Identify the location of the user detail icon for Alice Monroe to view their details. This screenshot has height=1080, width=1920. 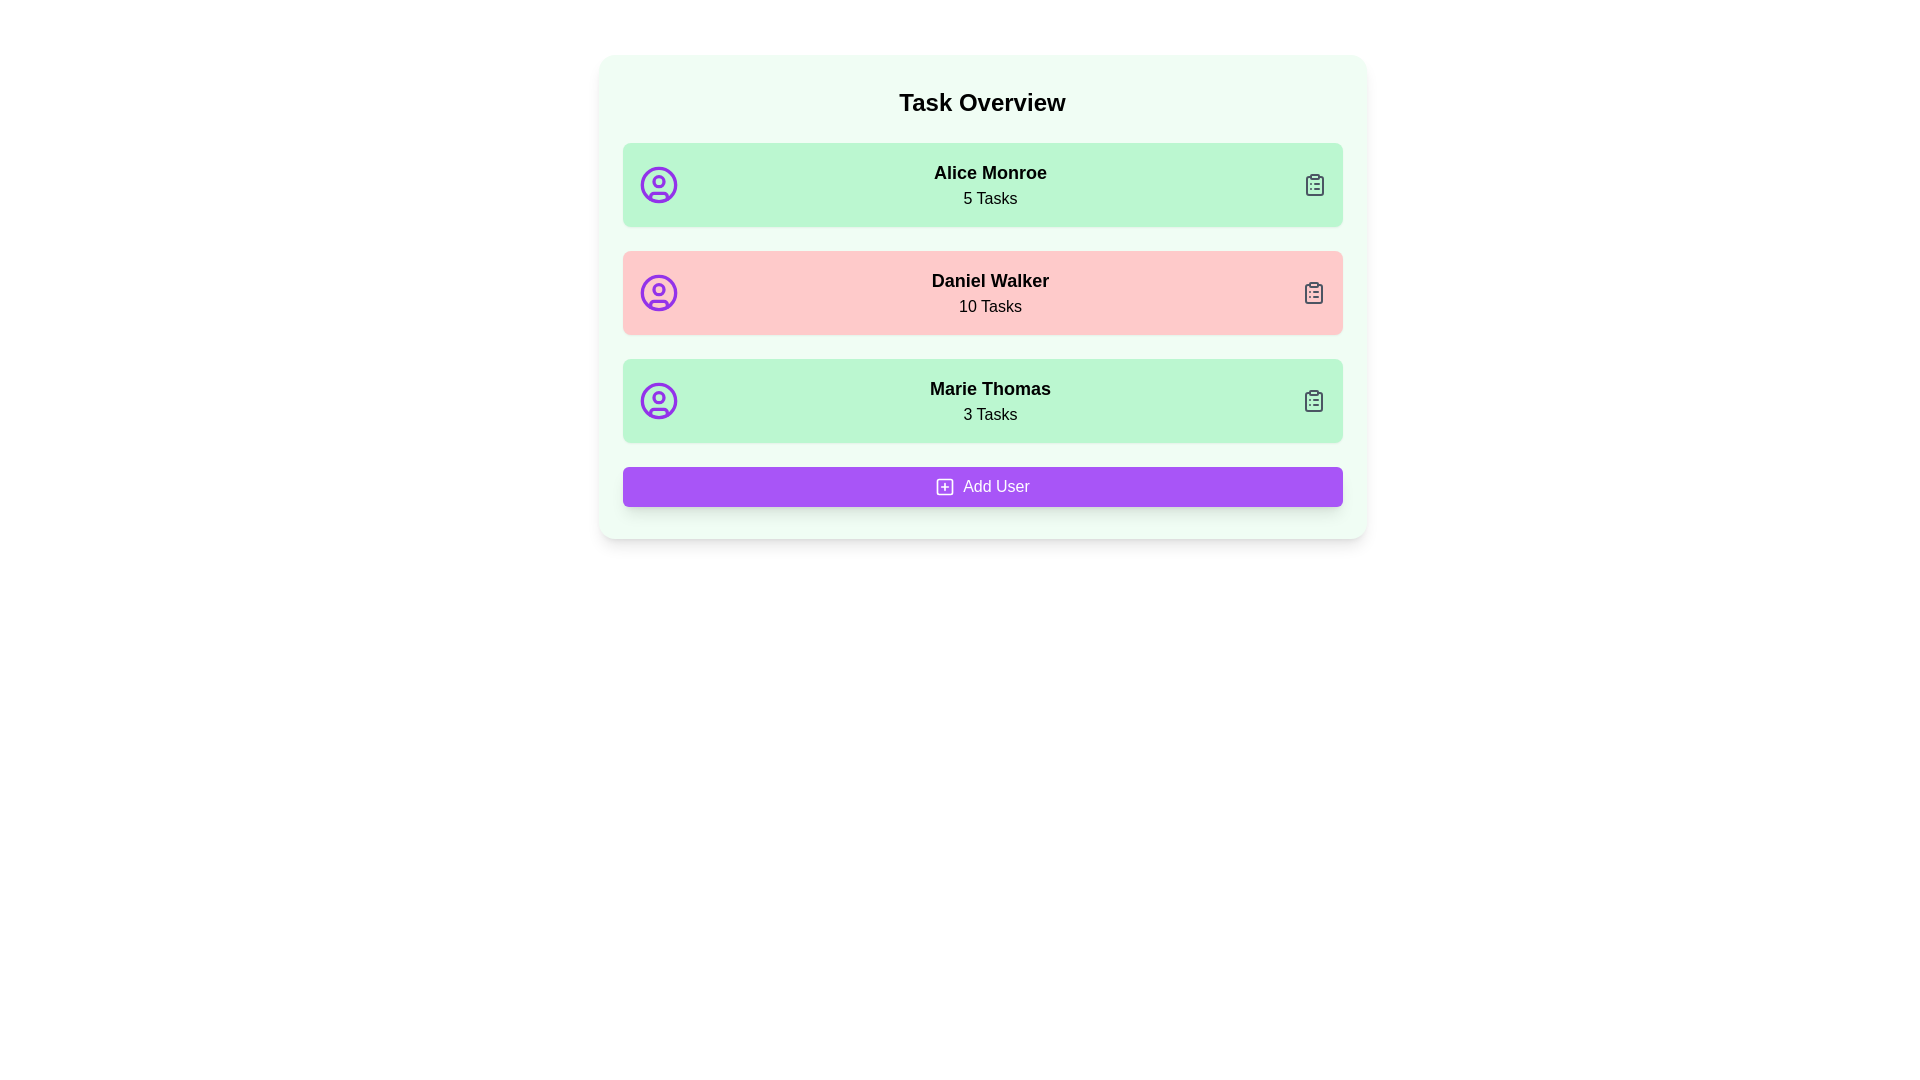
(658, 185).